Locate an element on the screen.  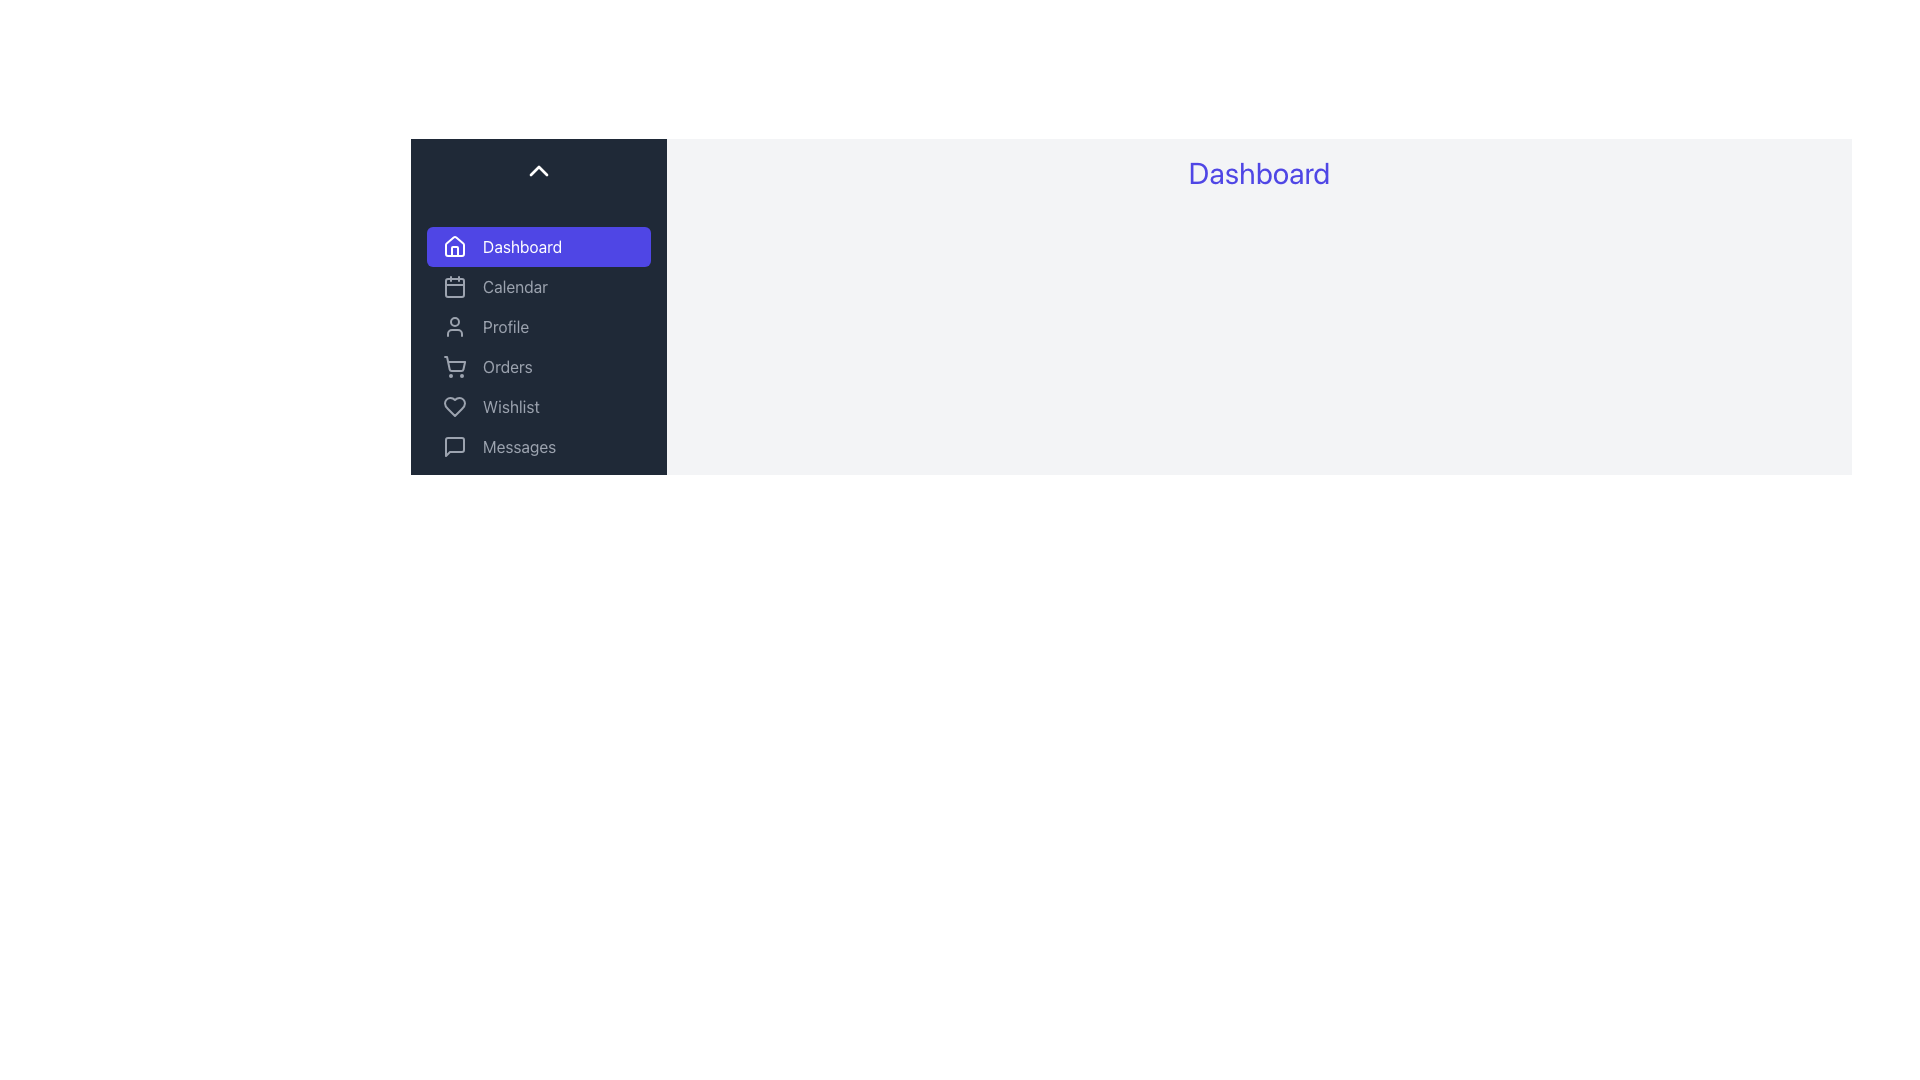
the heart-shaped icon in the sidebar, which is located adjacent to the 'Wishlist' label. This icon is the fifth item from the top, positioned below 'Orders' and above 'Messages' is located at coordinates (454, 406).